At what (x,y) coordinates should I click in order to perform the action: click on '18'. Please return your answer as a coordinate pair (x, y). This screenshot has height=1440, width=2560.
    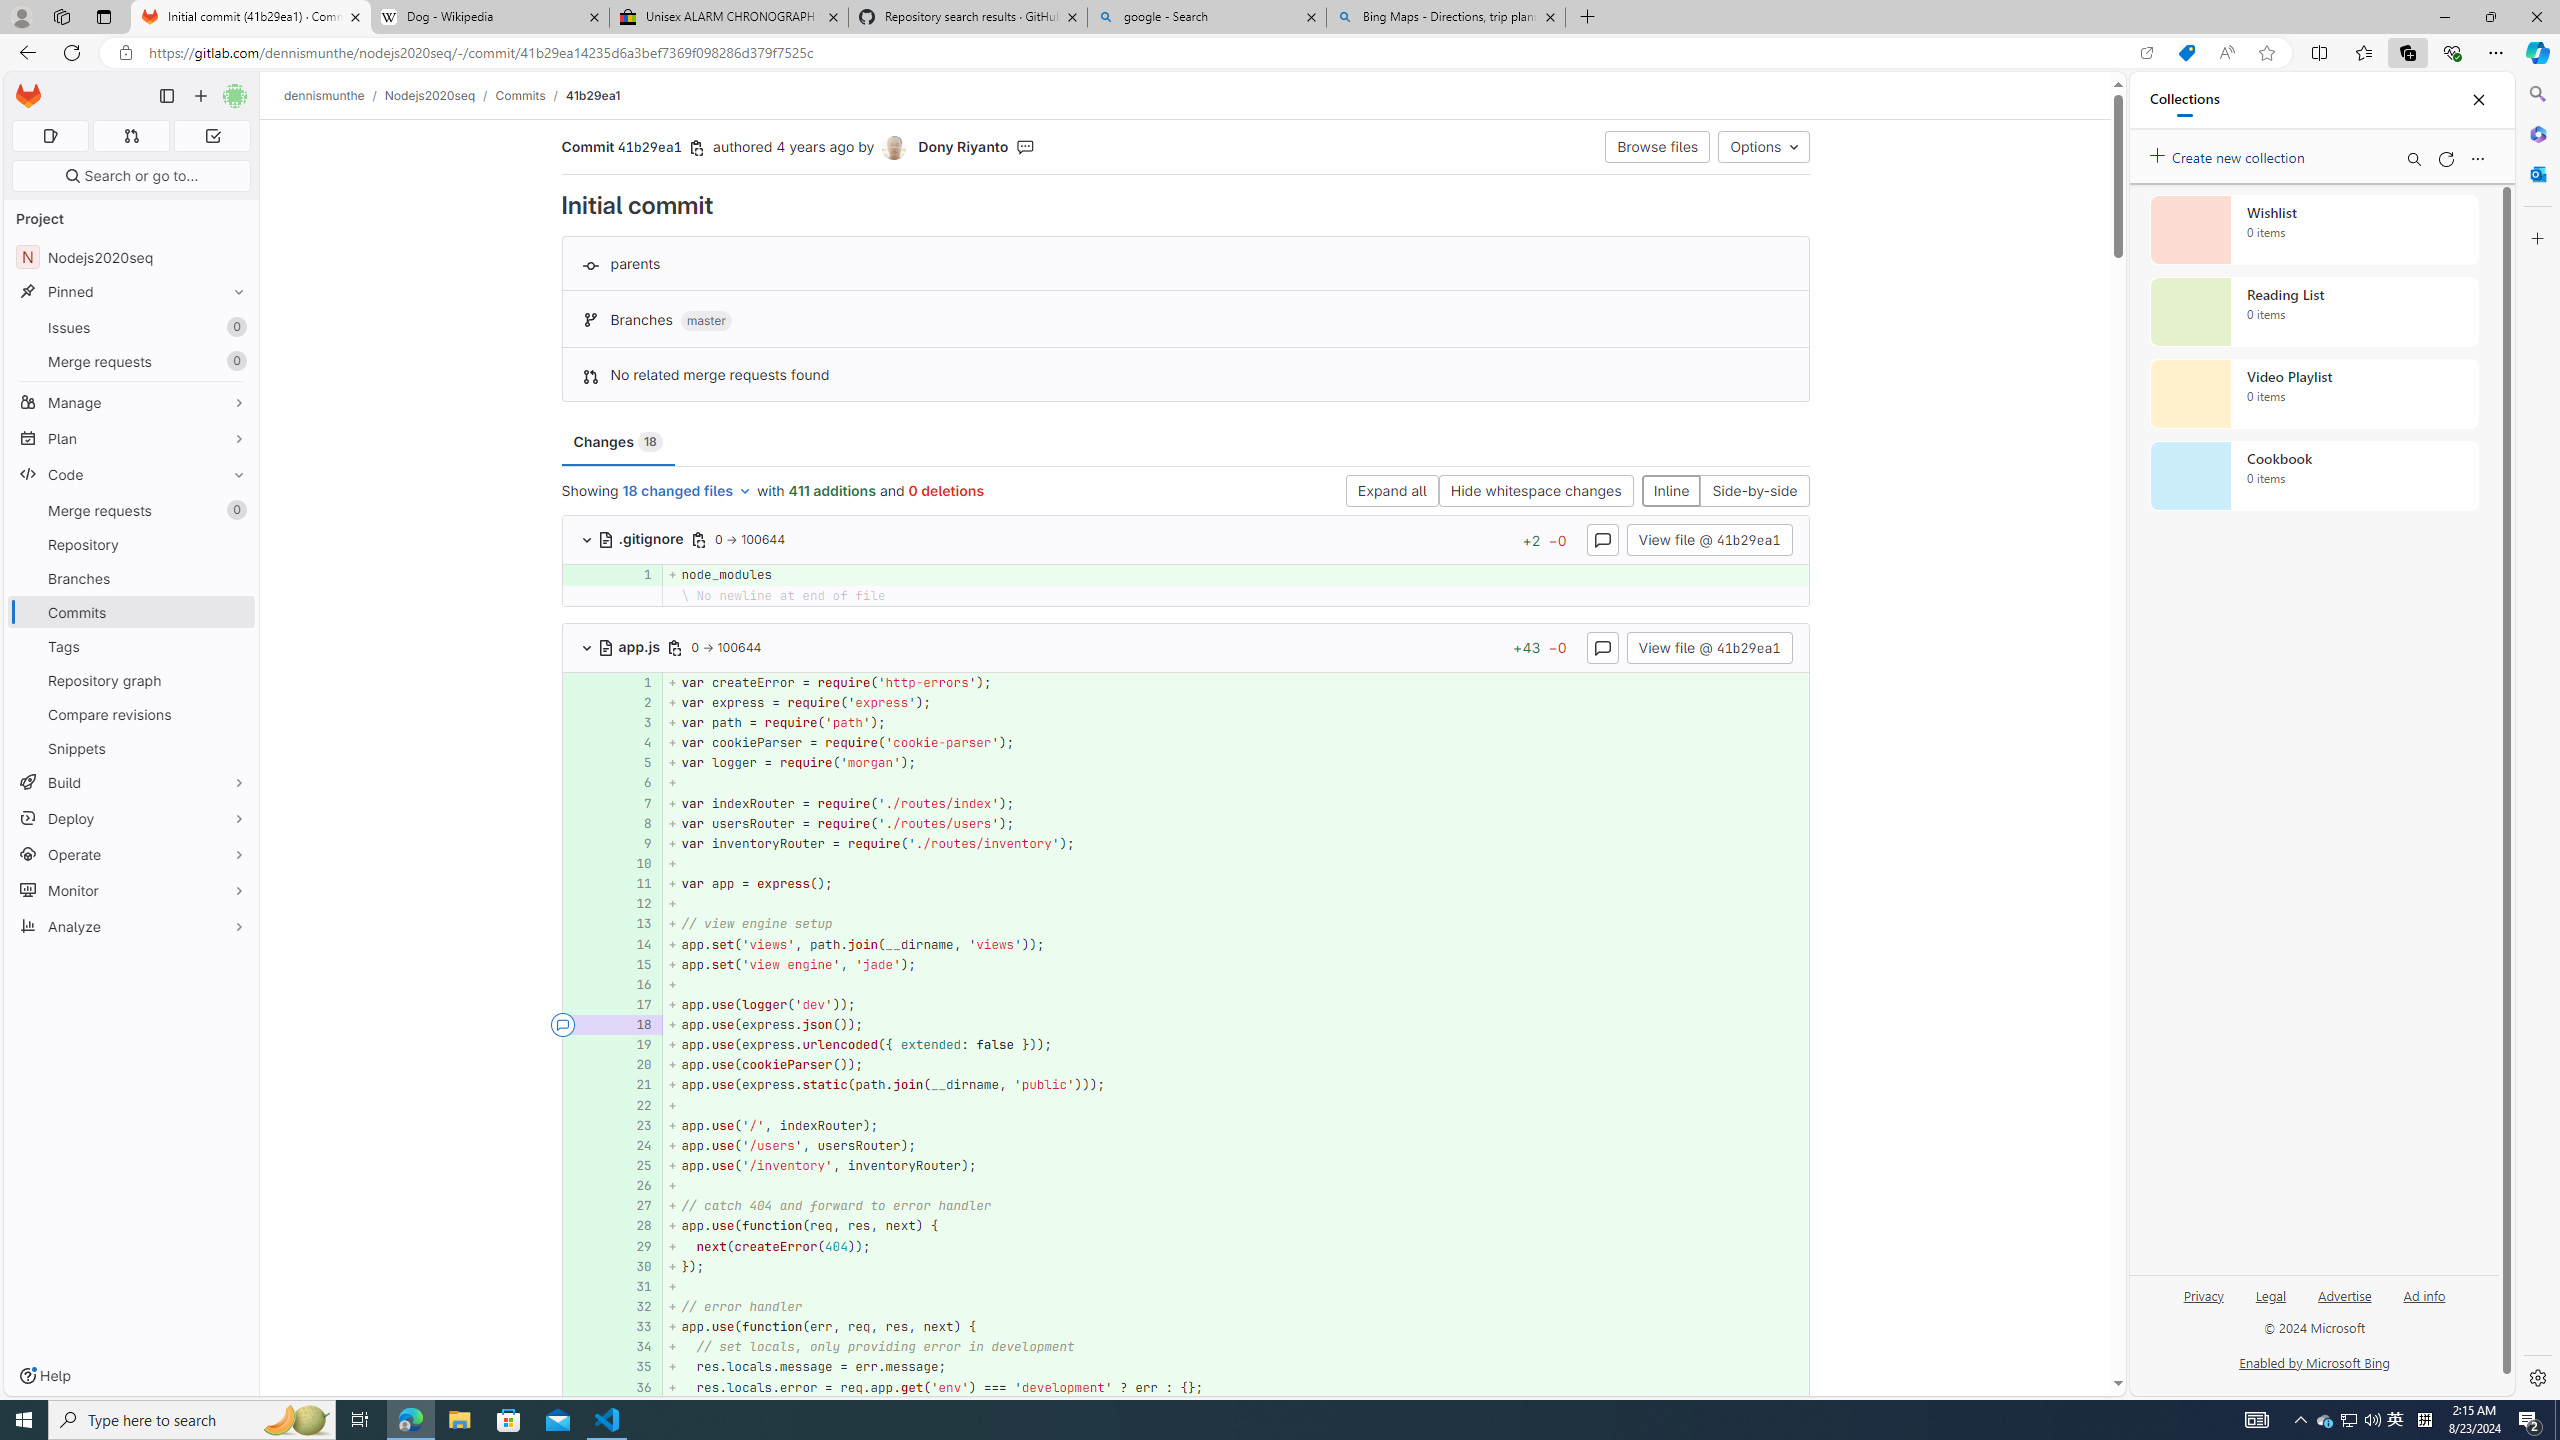
    Looking at the image, I should click on (633, 1025).